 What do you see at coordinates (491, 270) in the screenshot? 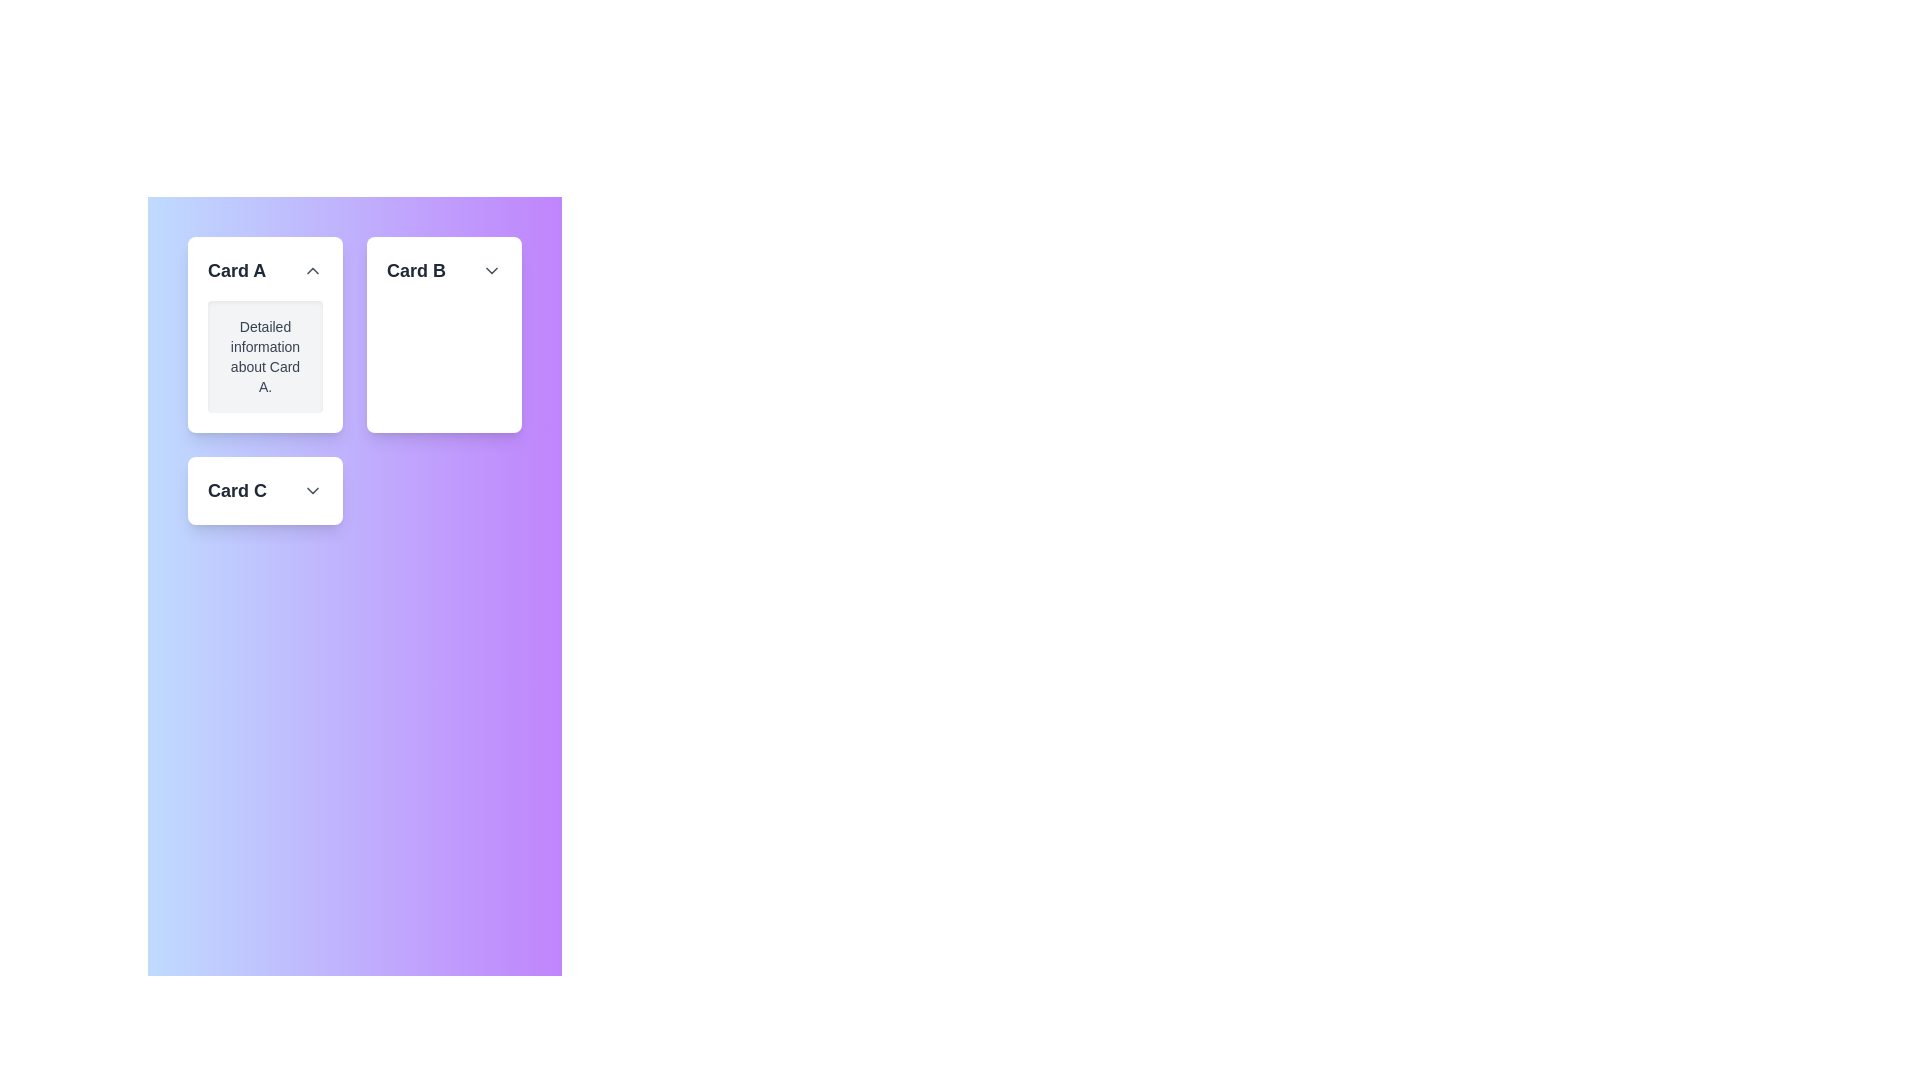
I see `the chevron arrow icon located in the upper-right corner of 'Card B'` at bounding box center [491, 270].